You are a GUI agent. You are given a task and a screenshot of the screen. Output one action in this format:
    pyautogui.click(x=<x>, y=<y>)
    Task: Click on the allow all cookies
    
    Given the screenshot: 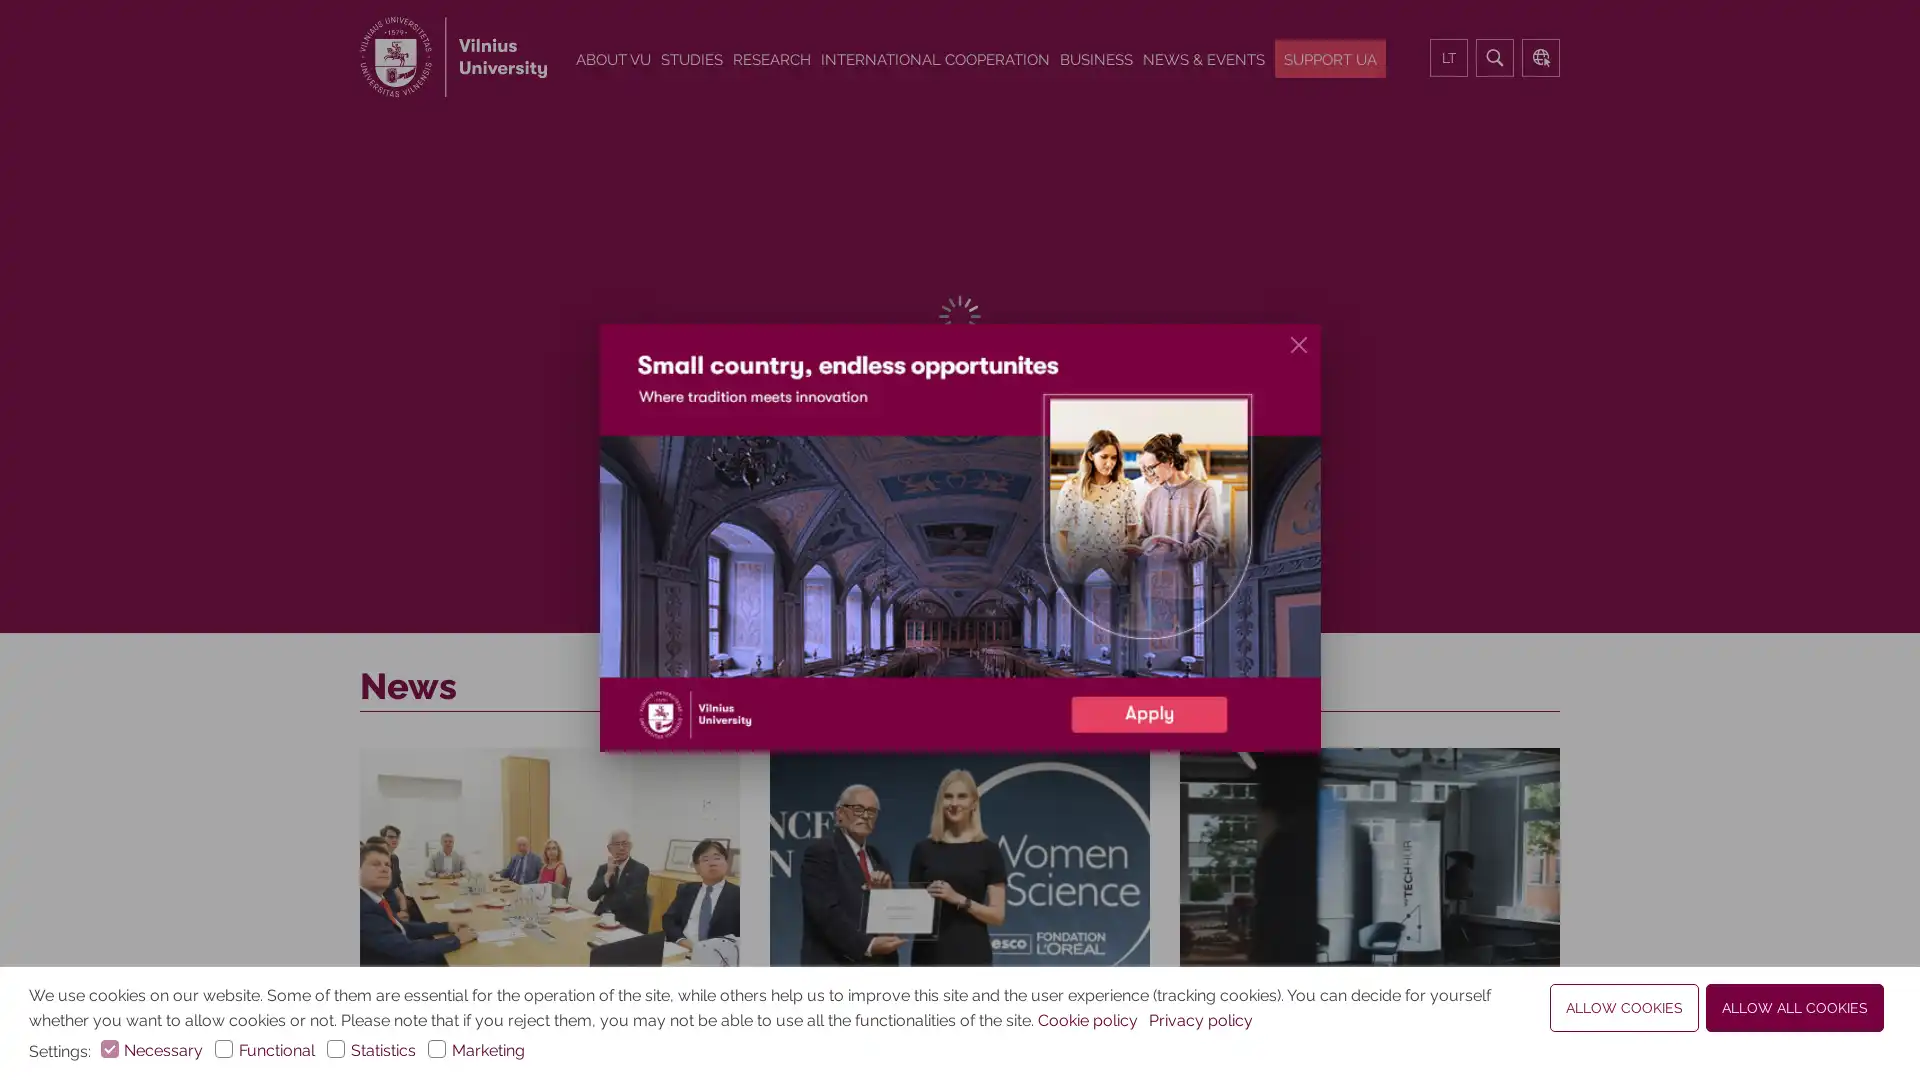 What is the action you would take?
    pyautogui.click(x=1795, y=1007)
    